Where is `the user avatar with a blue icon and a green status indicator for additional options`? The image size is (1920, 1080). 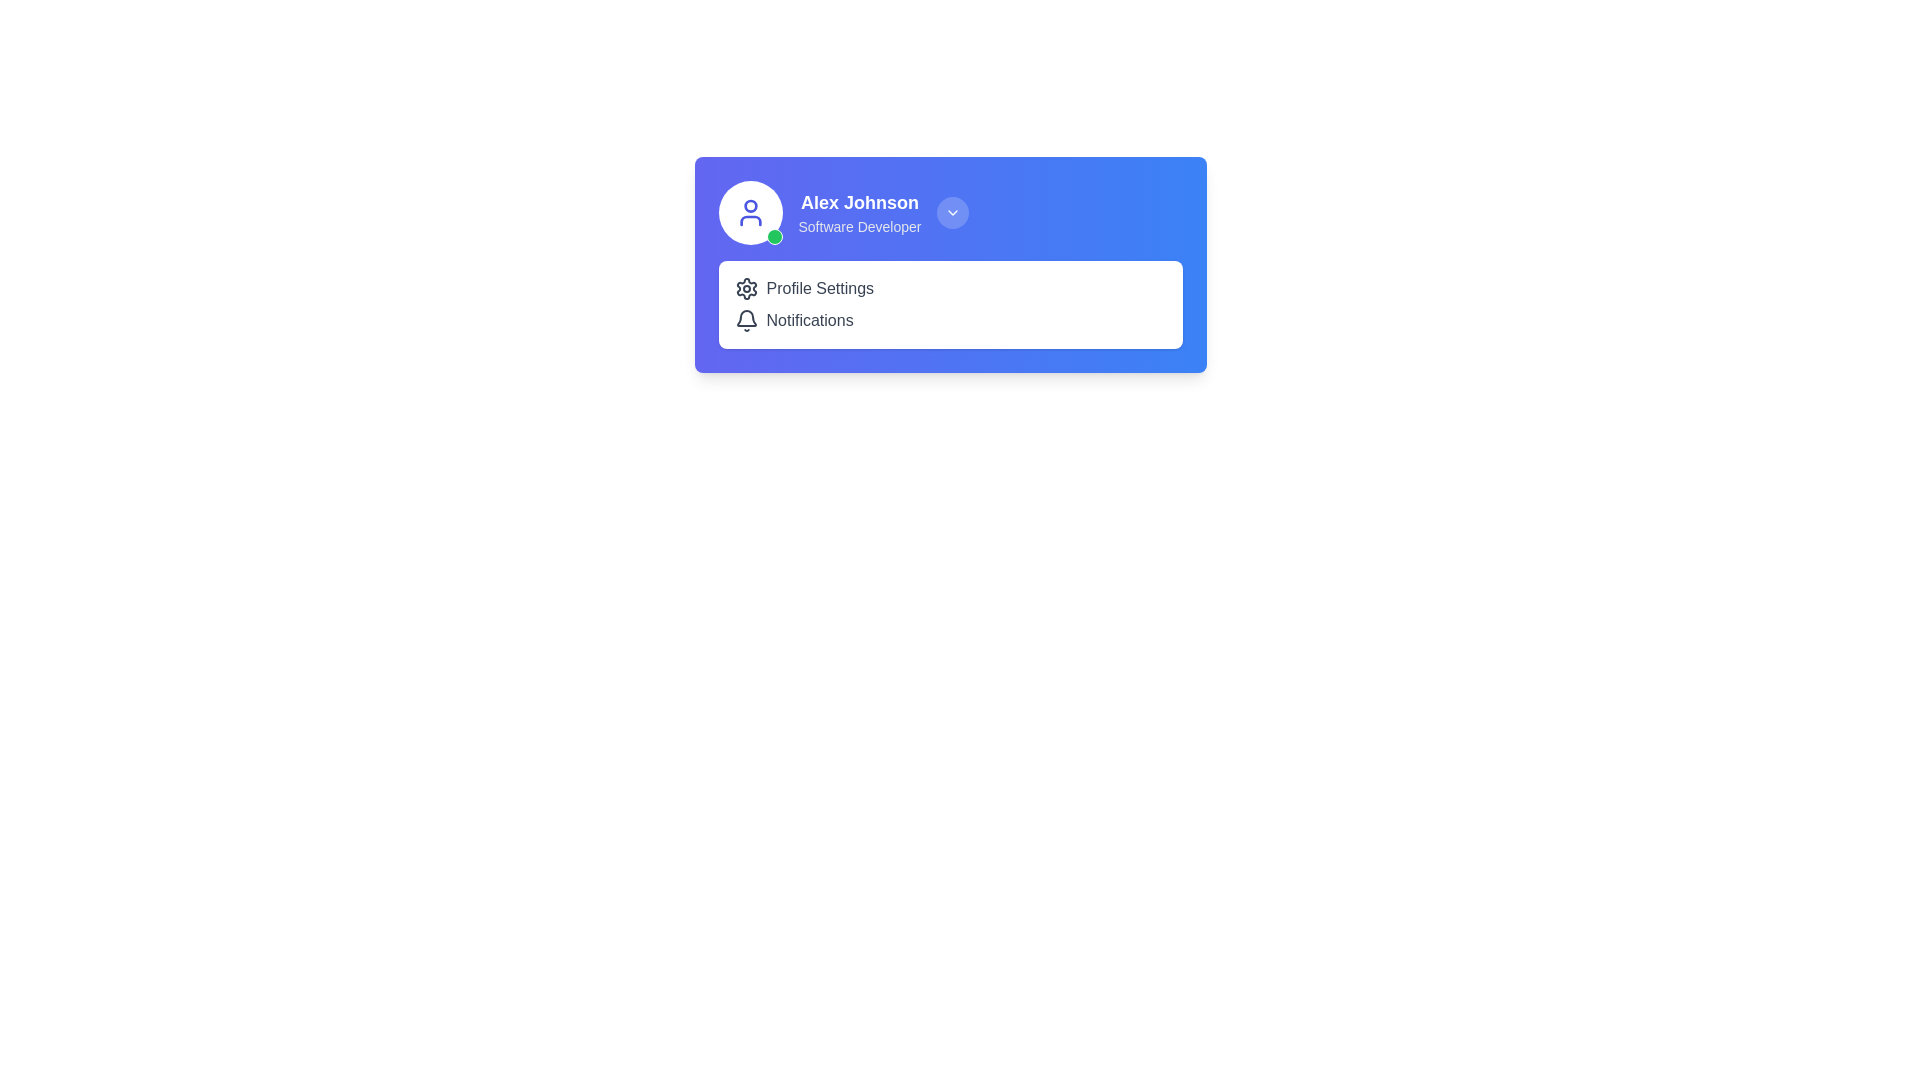
the user avatar with a blue icon and a green status indicator for additional options is located at coordinates (749, 212).